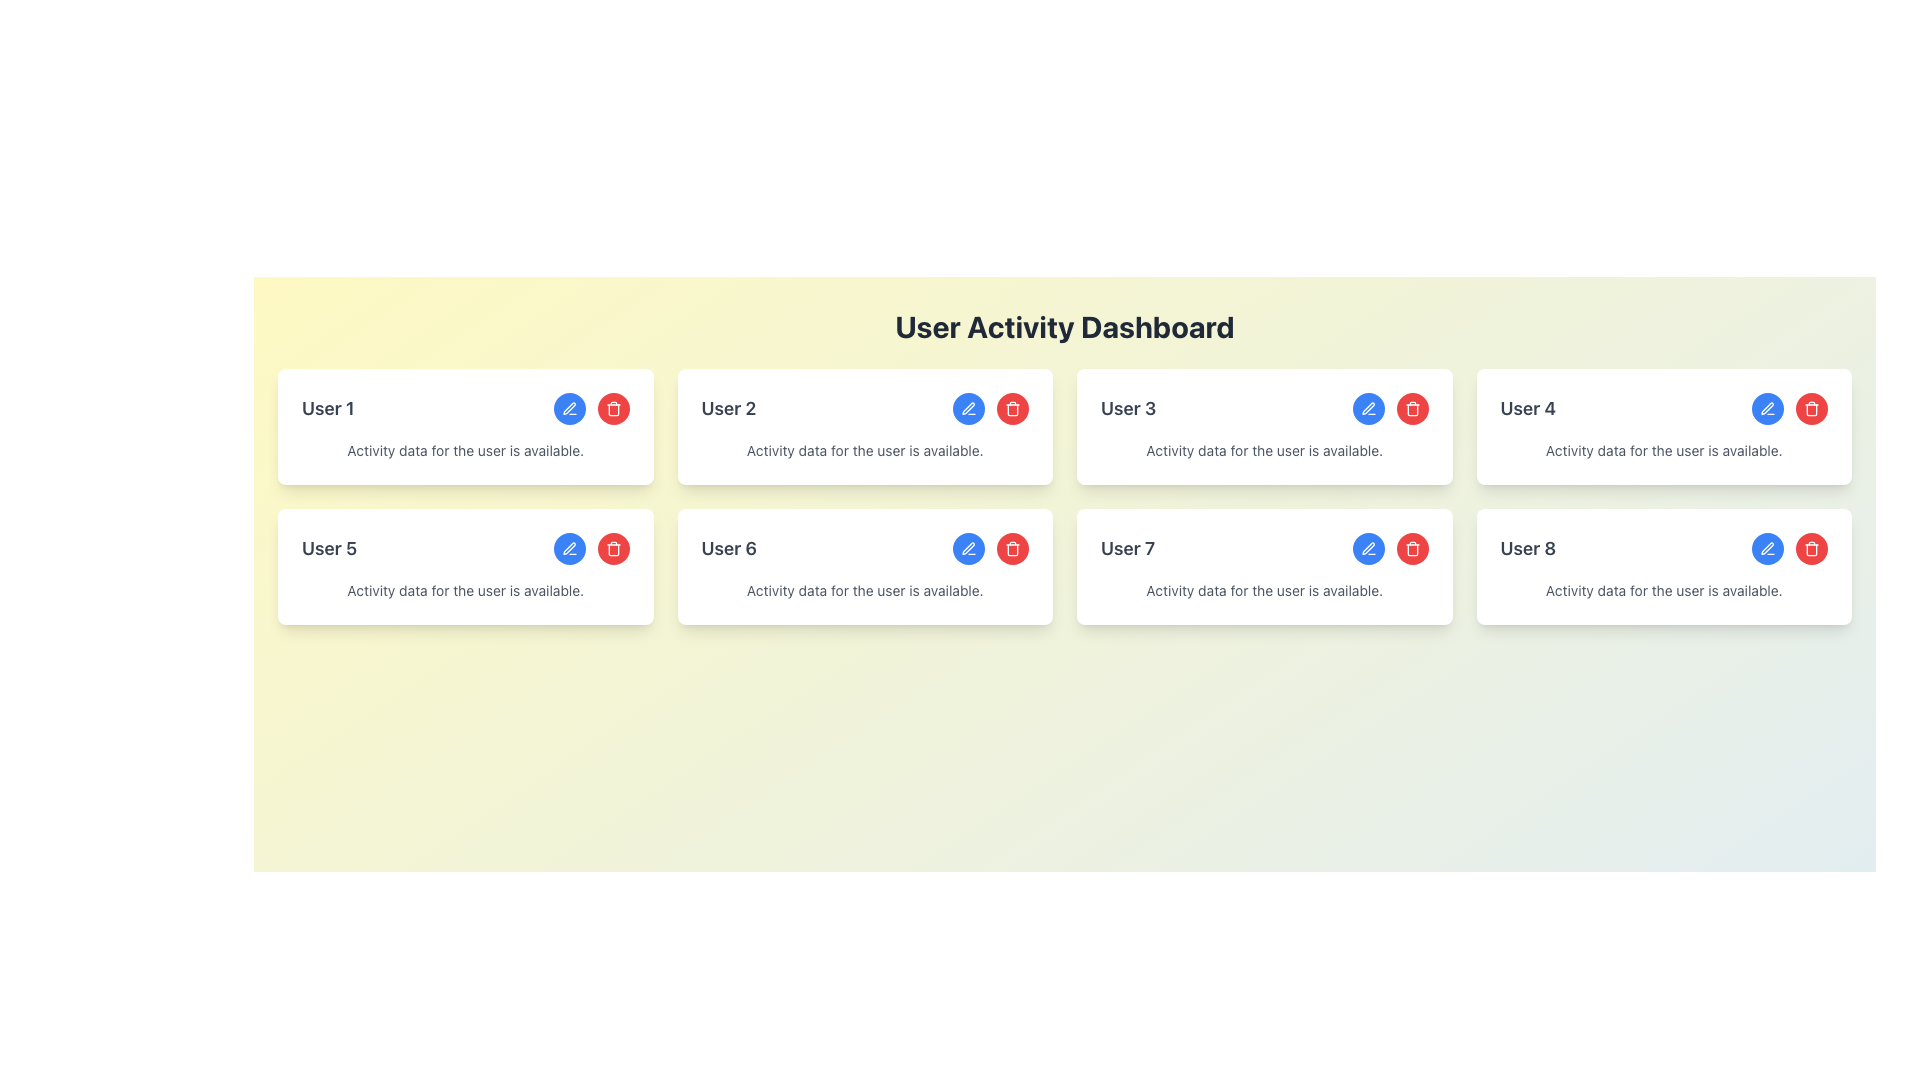 The height and width of the screenshot is (1080, 1920). I want to click on the rounded red delete button with a white trash icon located inside the fourth user card in the top row of the user activity dashboard, so click(1811, 407).